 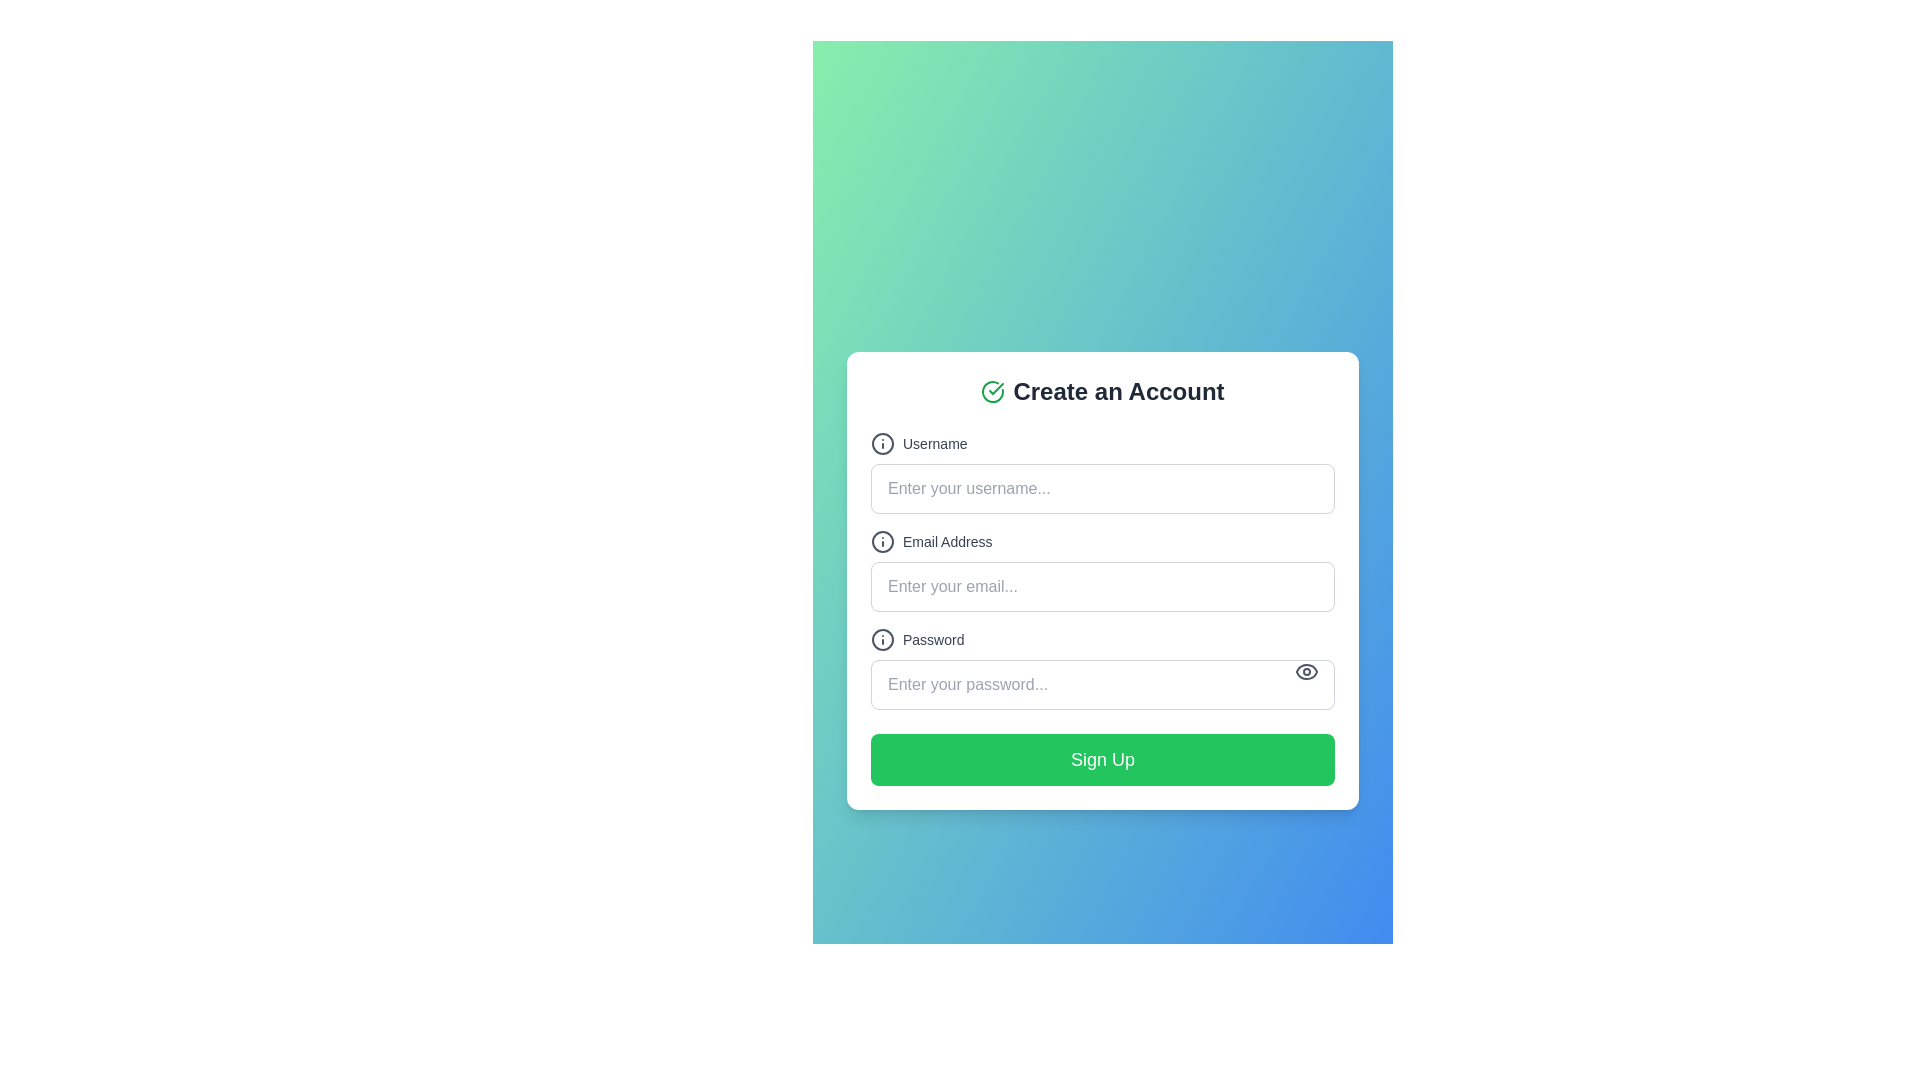 I want to click on the 'Password' text label, which is styled in gray and located within the registration form, specifically above the password input field and to the right of an information icon, so click(x=932, y=640).